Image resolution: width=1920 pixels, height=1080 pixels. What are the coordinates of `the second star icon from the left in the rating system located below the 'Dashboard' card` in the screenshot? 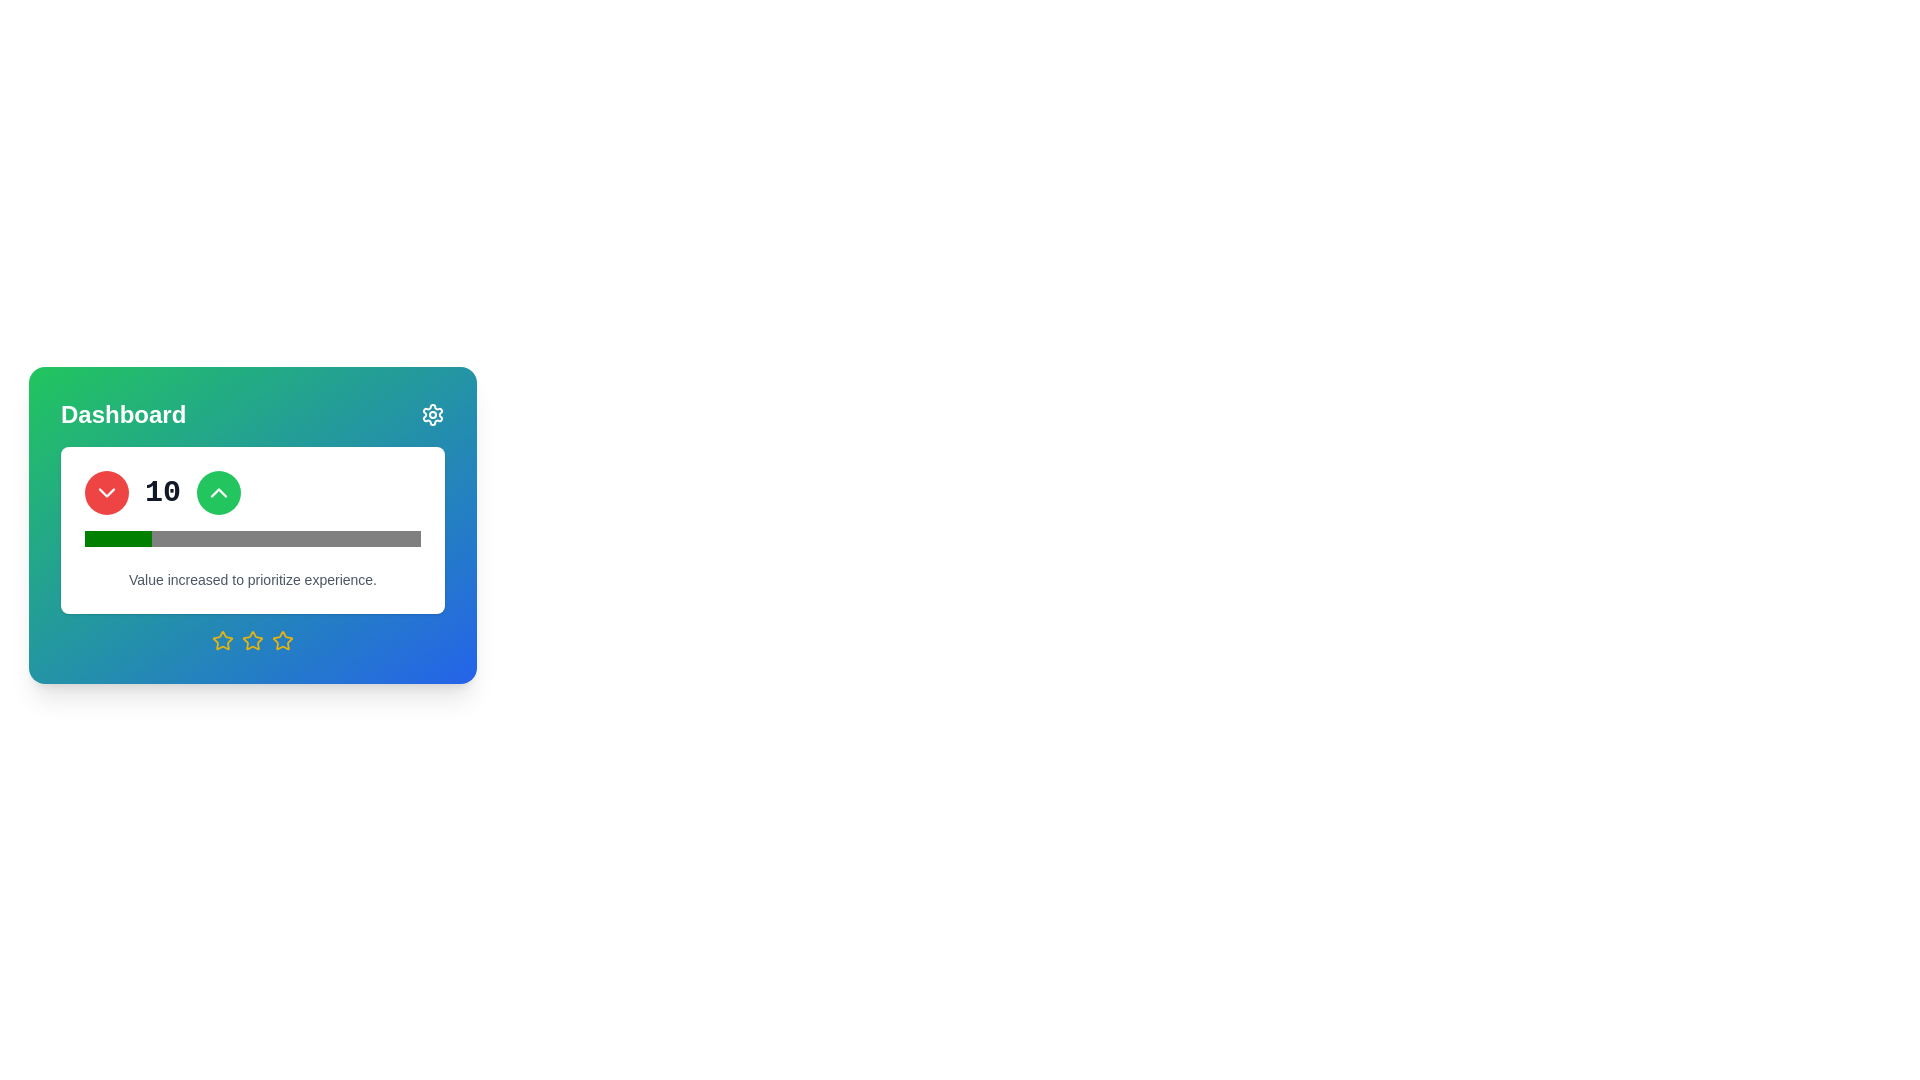 It's located at (222, 640).